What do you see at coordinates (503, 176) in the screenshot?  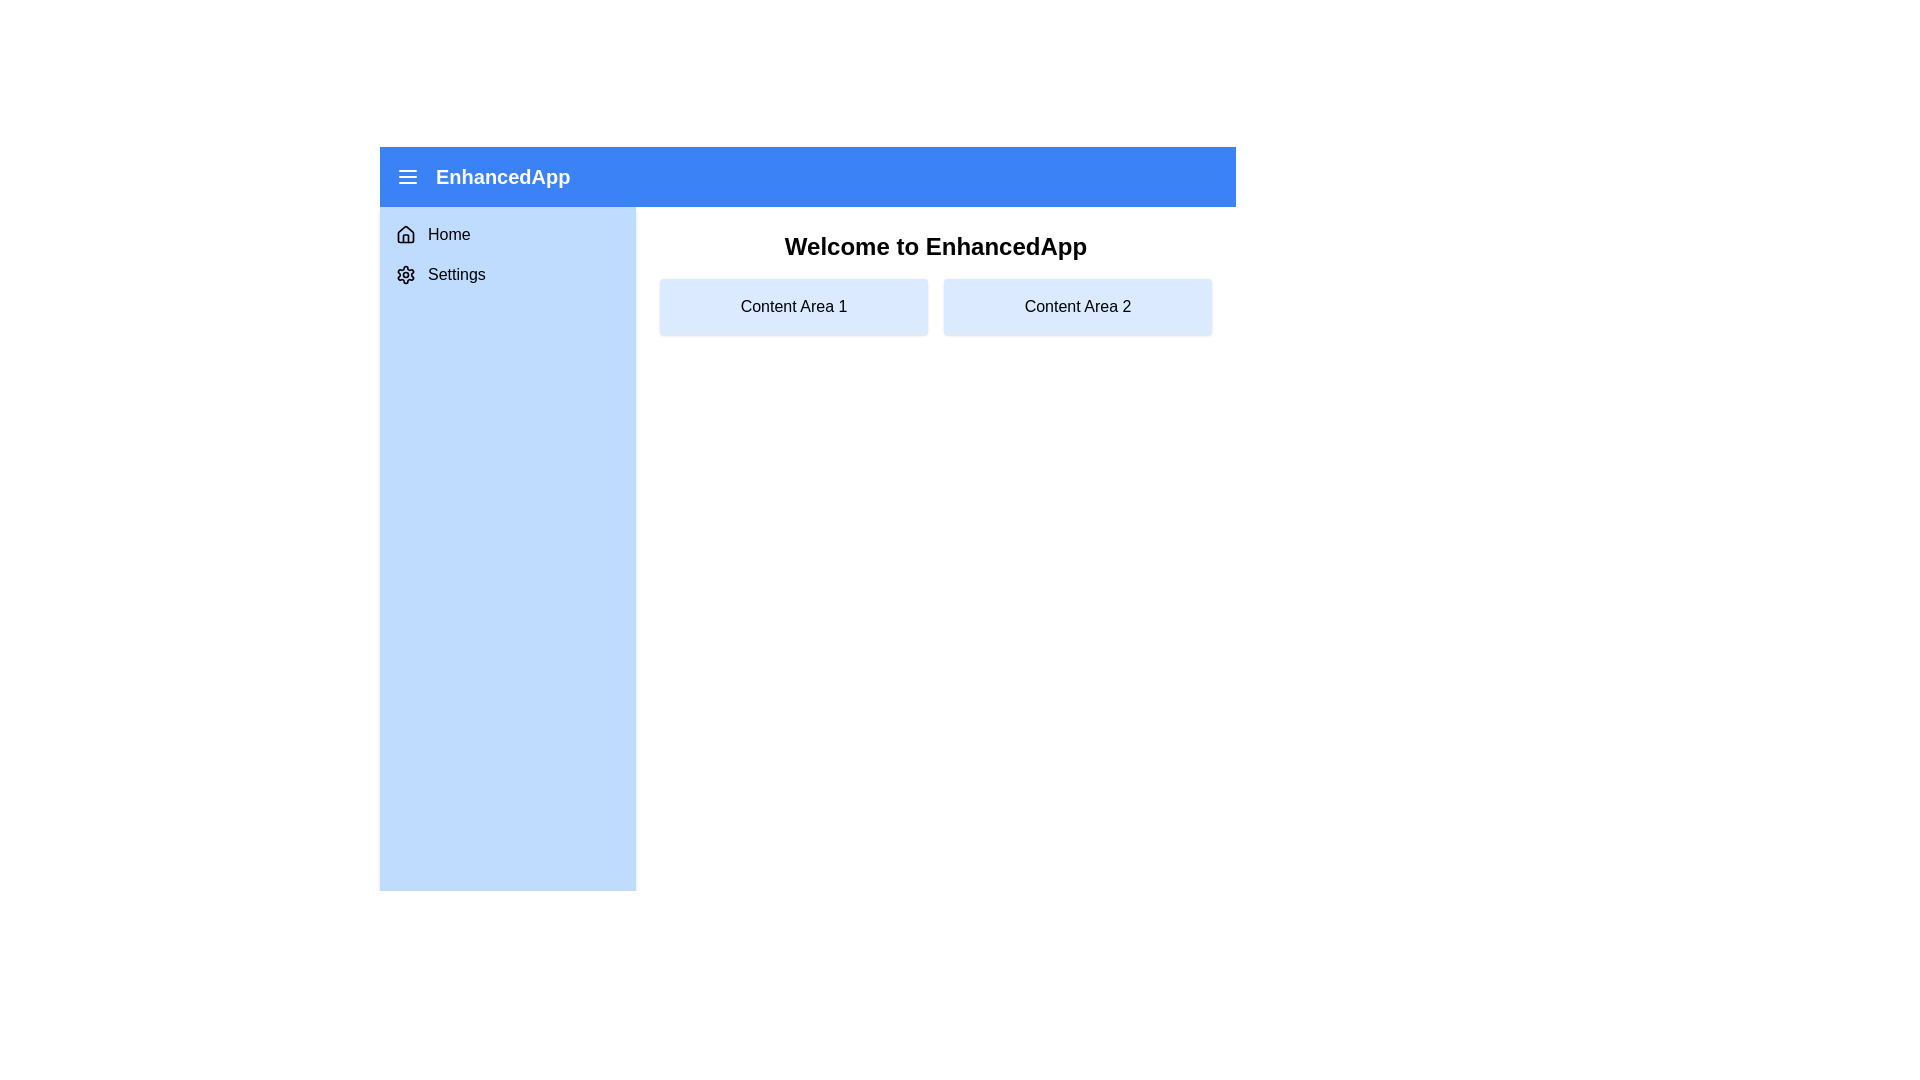 I see `title 'EnhancedApp' displayed in bold text within the top navigation bar, which is prominently positioned on a blue background` at bounding box center [503, 176].